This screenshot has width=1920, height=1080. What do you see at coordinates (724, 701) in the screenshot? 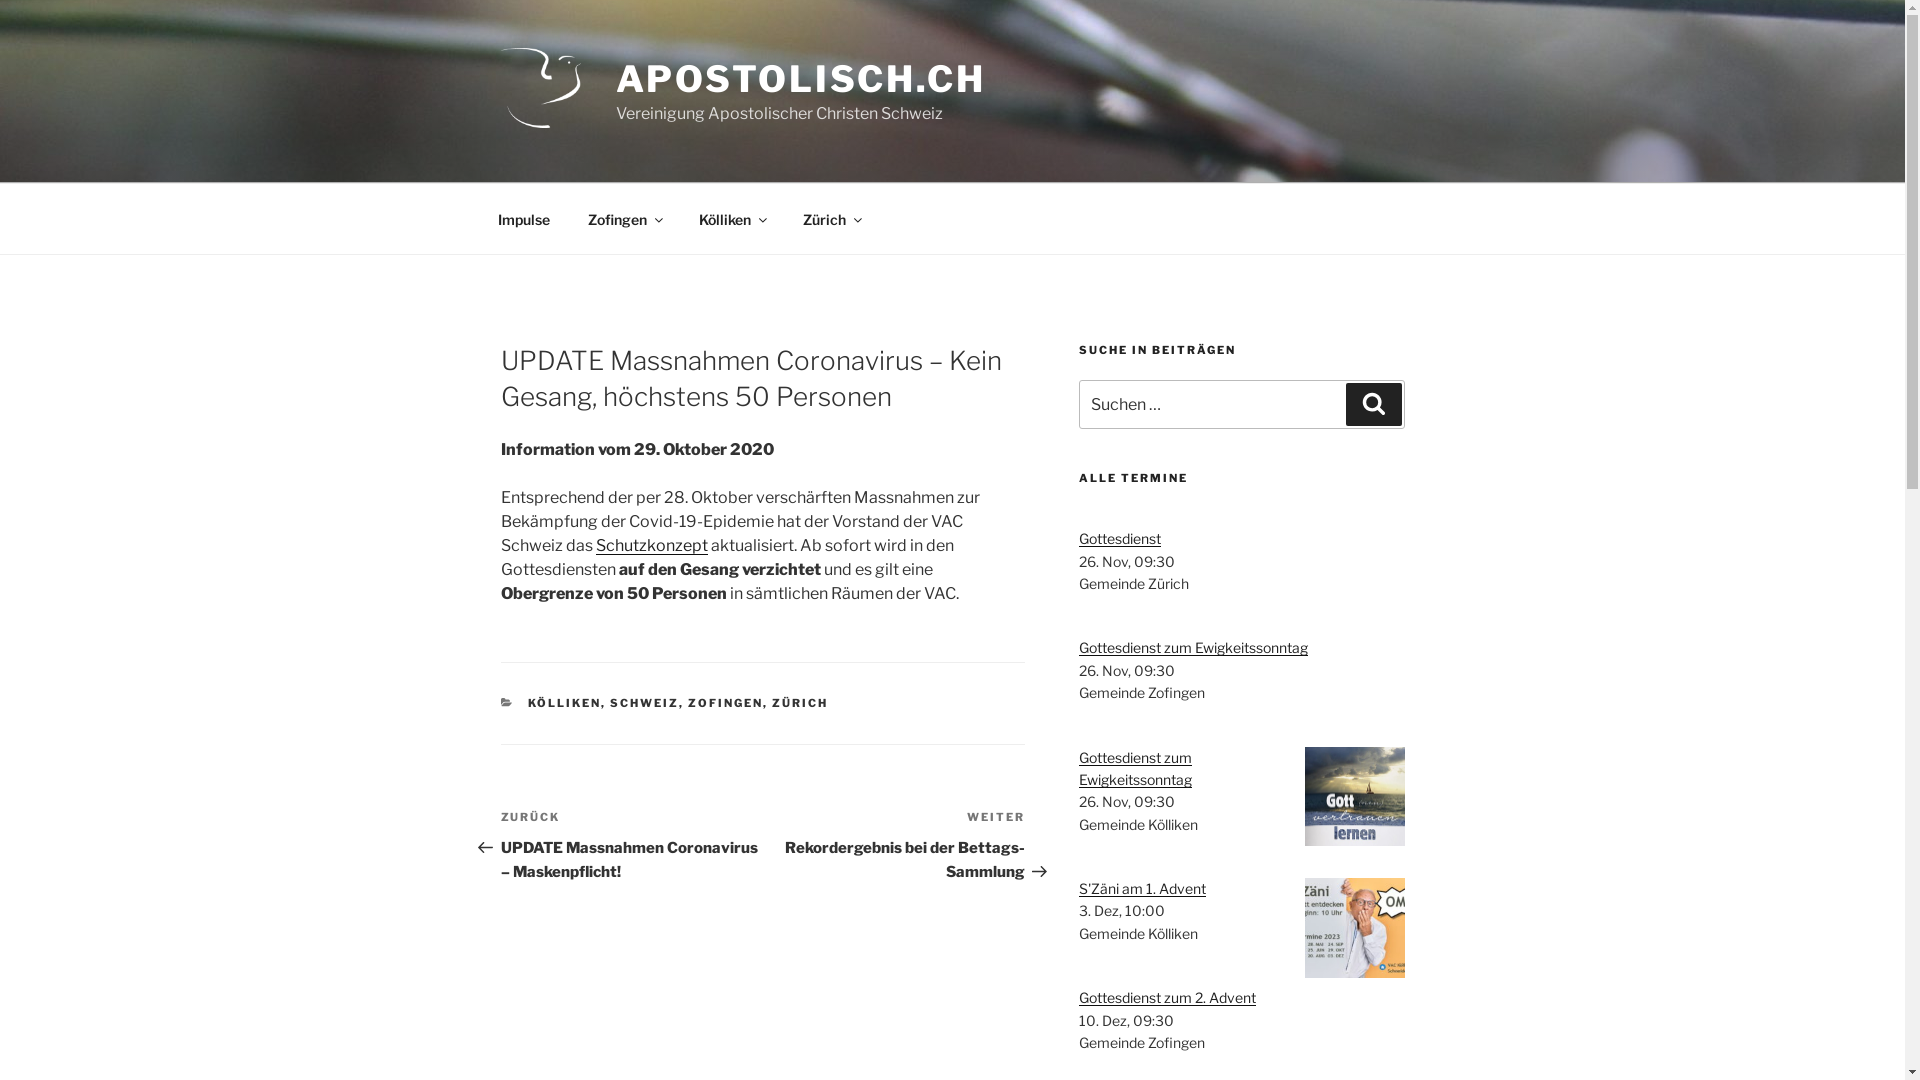
I see `'ZOFINGEN'` at bounding box center [724, 701].